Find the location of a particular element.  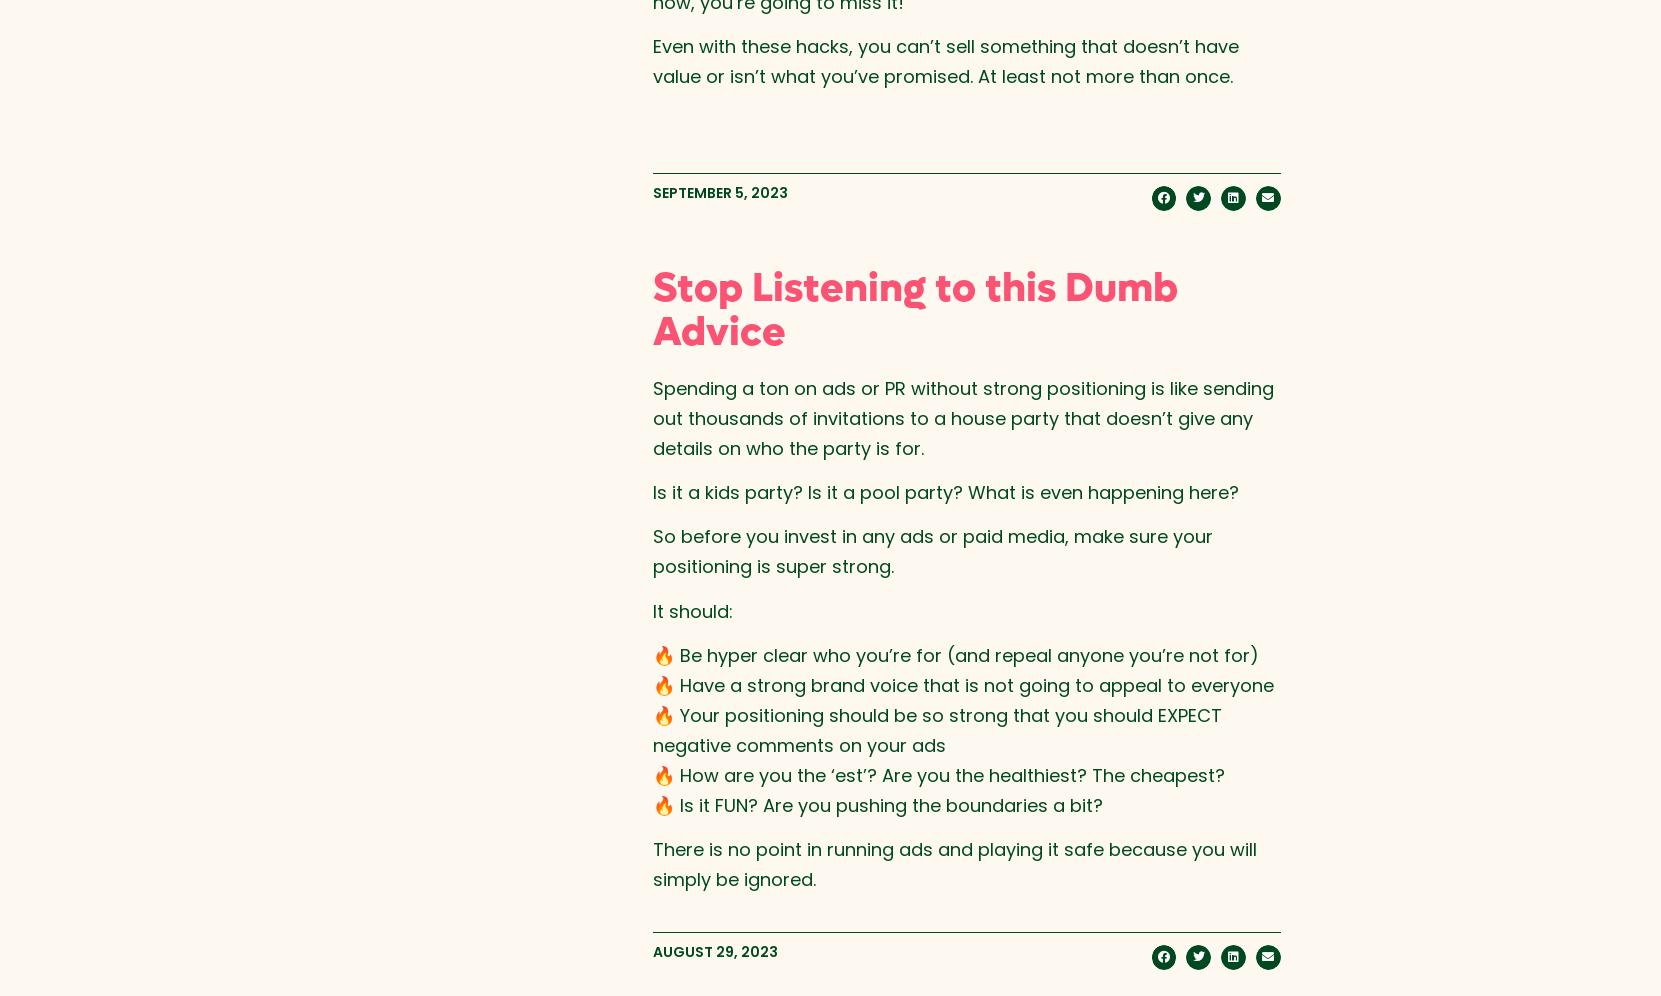

'🔥 Be hyper clear who you’re for (and repeal anyone you’re not for)' is located at coordinates (651, 654).